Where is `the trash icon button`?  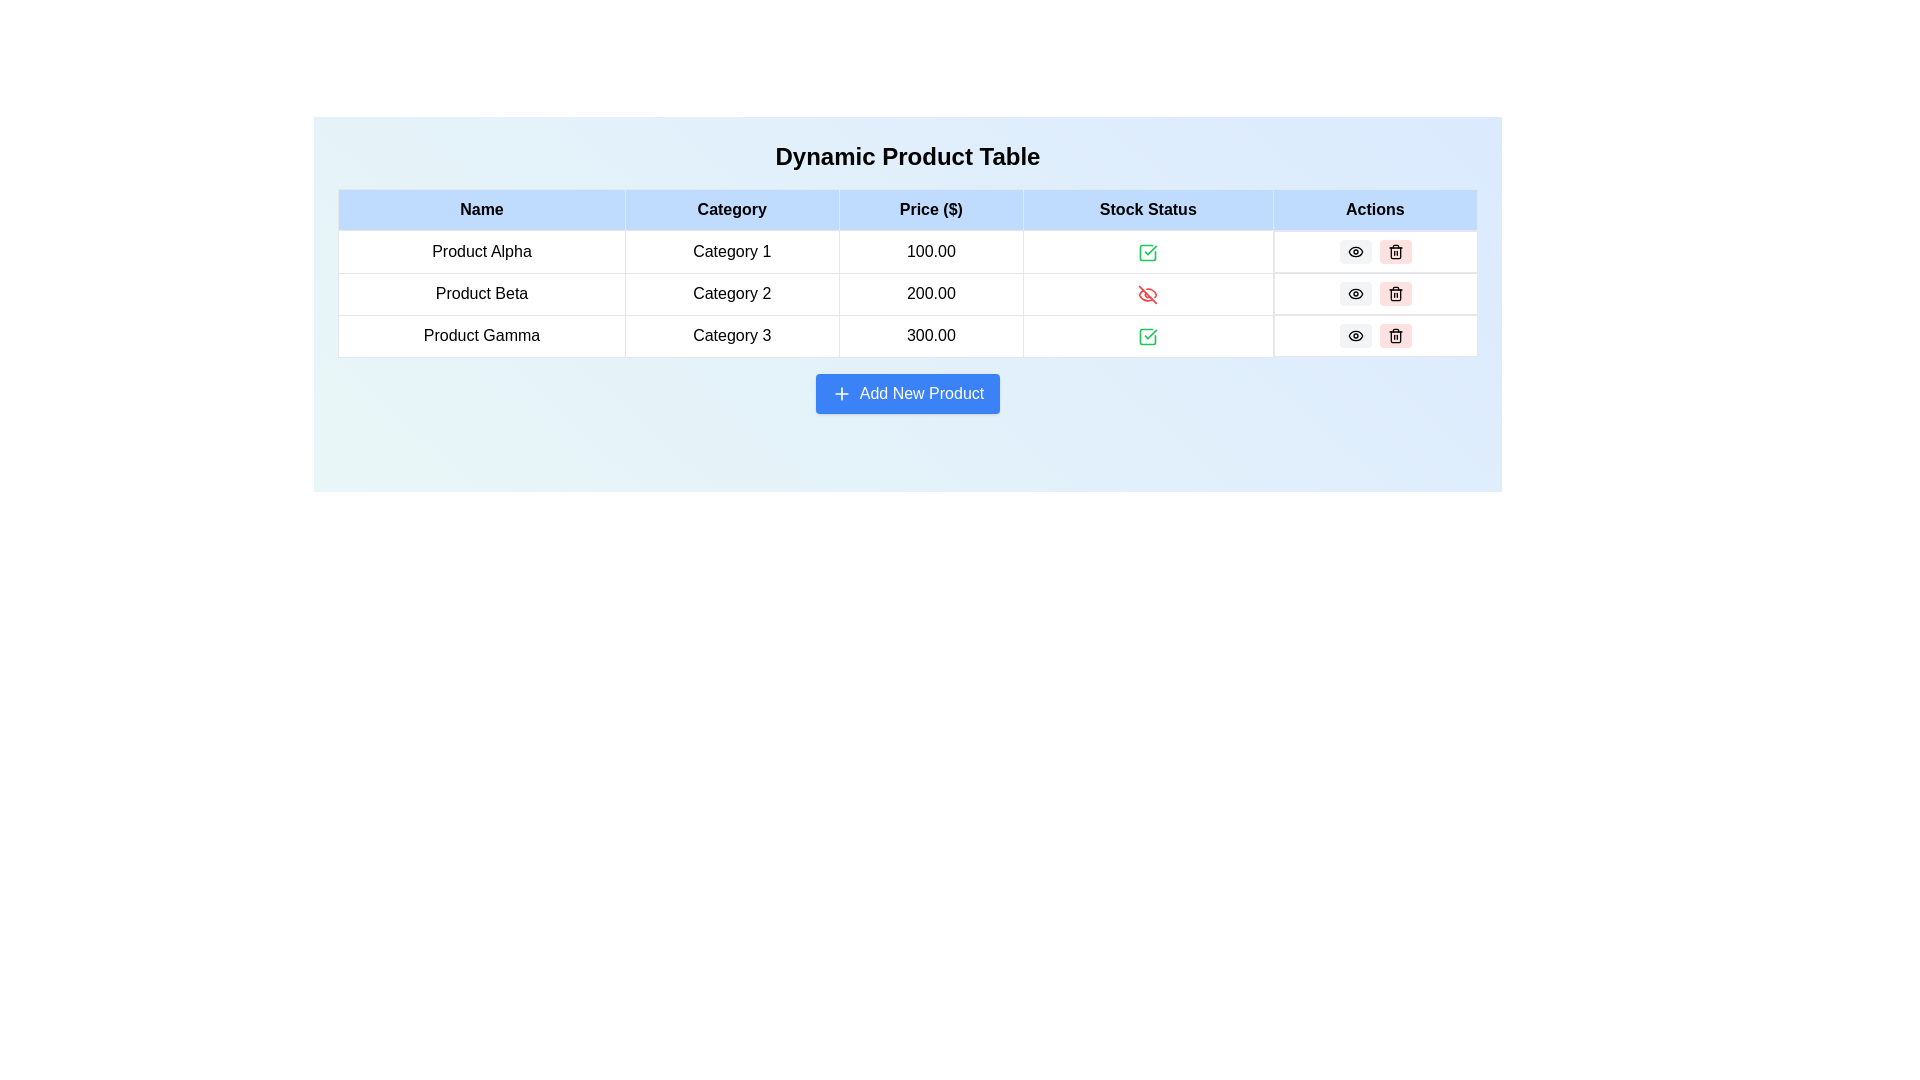 the trash icon button is located at coordinates (1394, 293).